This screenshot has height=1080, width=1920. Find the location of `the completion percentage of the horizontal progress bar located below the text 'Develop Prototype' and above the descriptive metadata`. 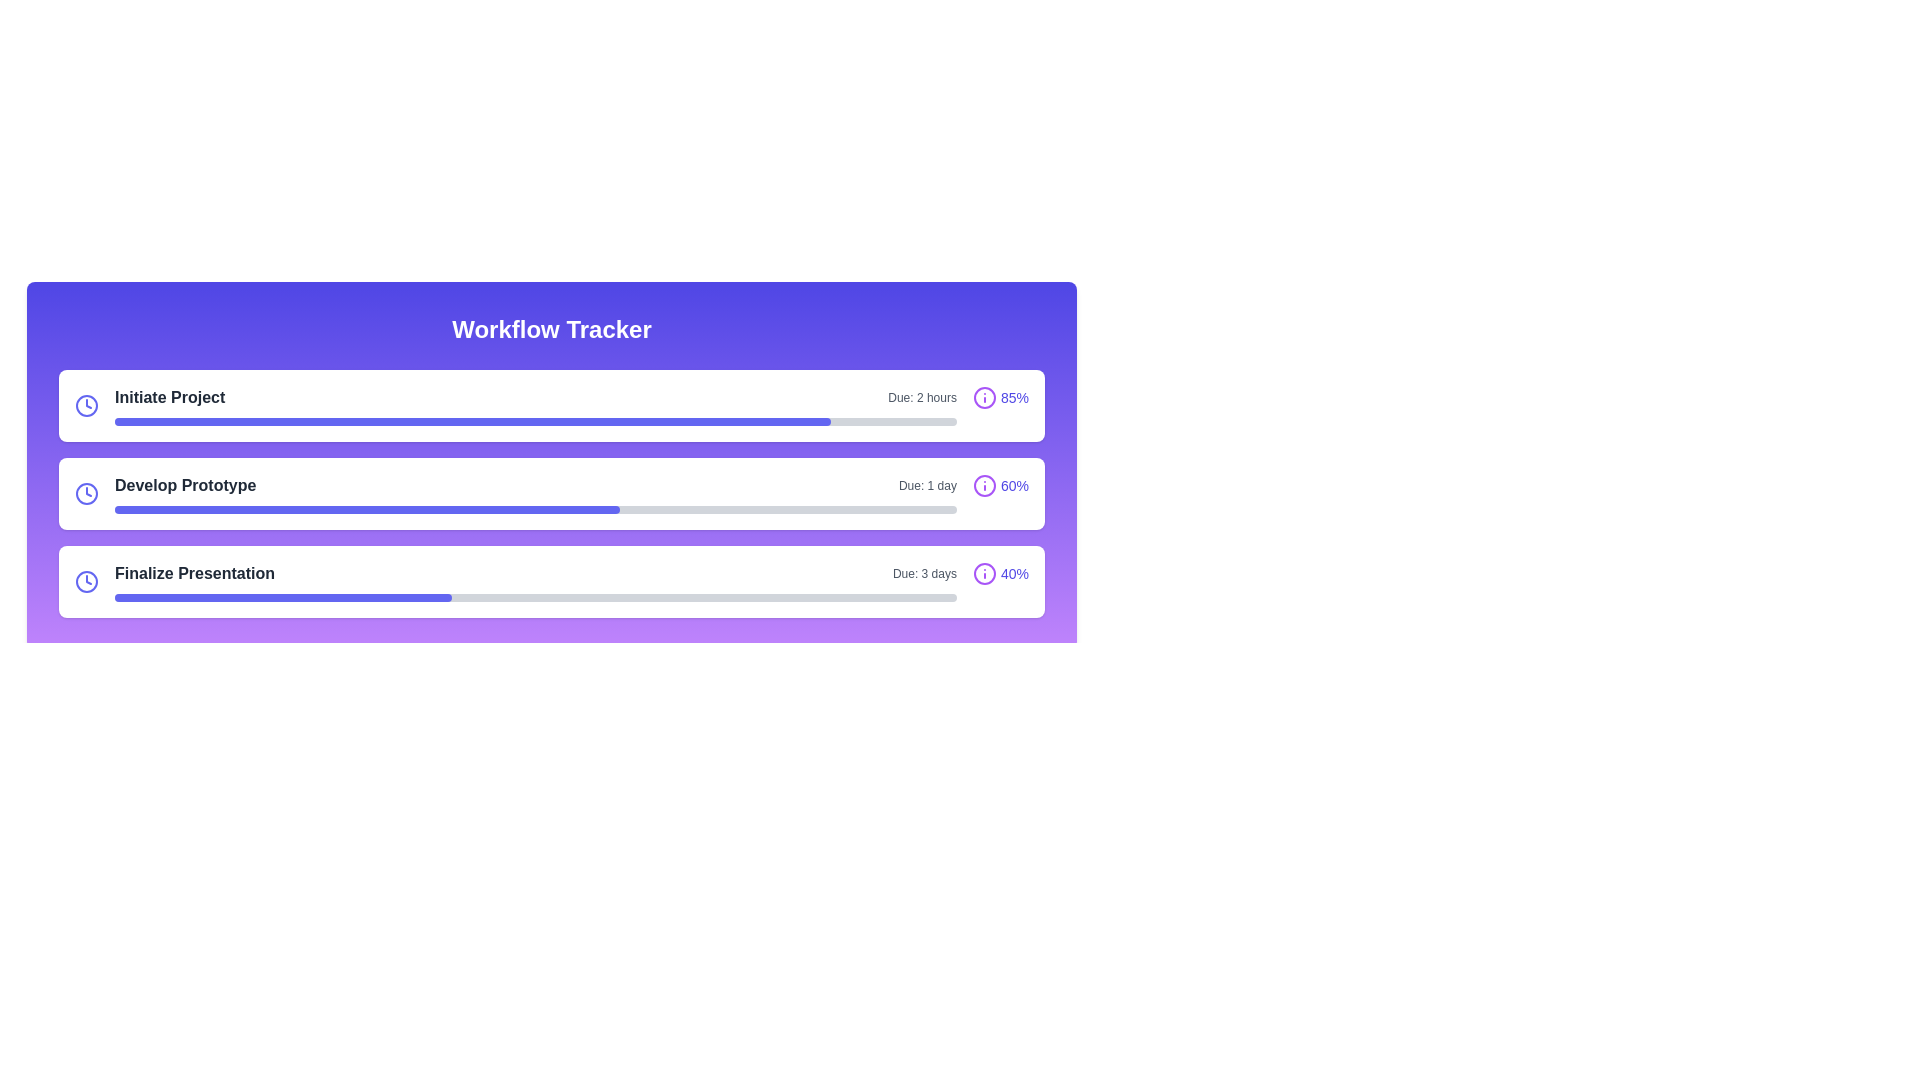

the completion percentage of the horizontal progress bar located below the text 'Develop Prototype' and above the descriptive metadata is located at coordinates (536, 508).